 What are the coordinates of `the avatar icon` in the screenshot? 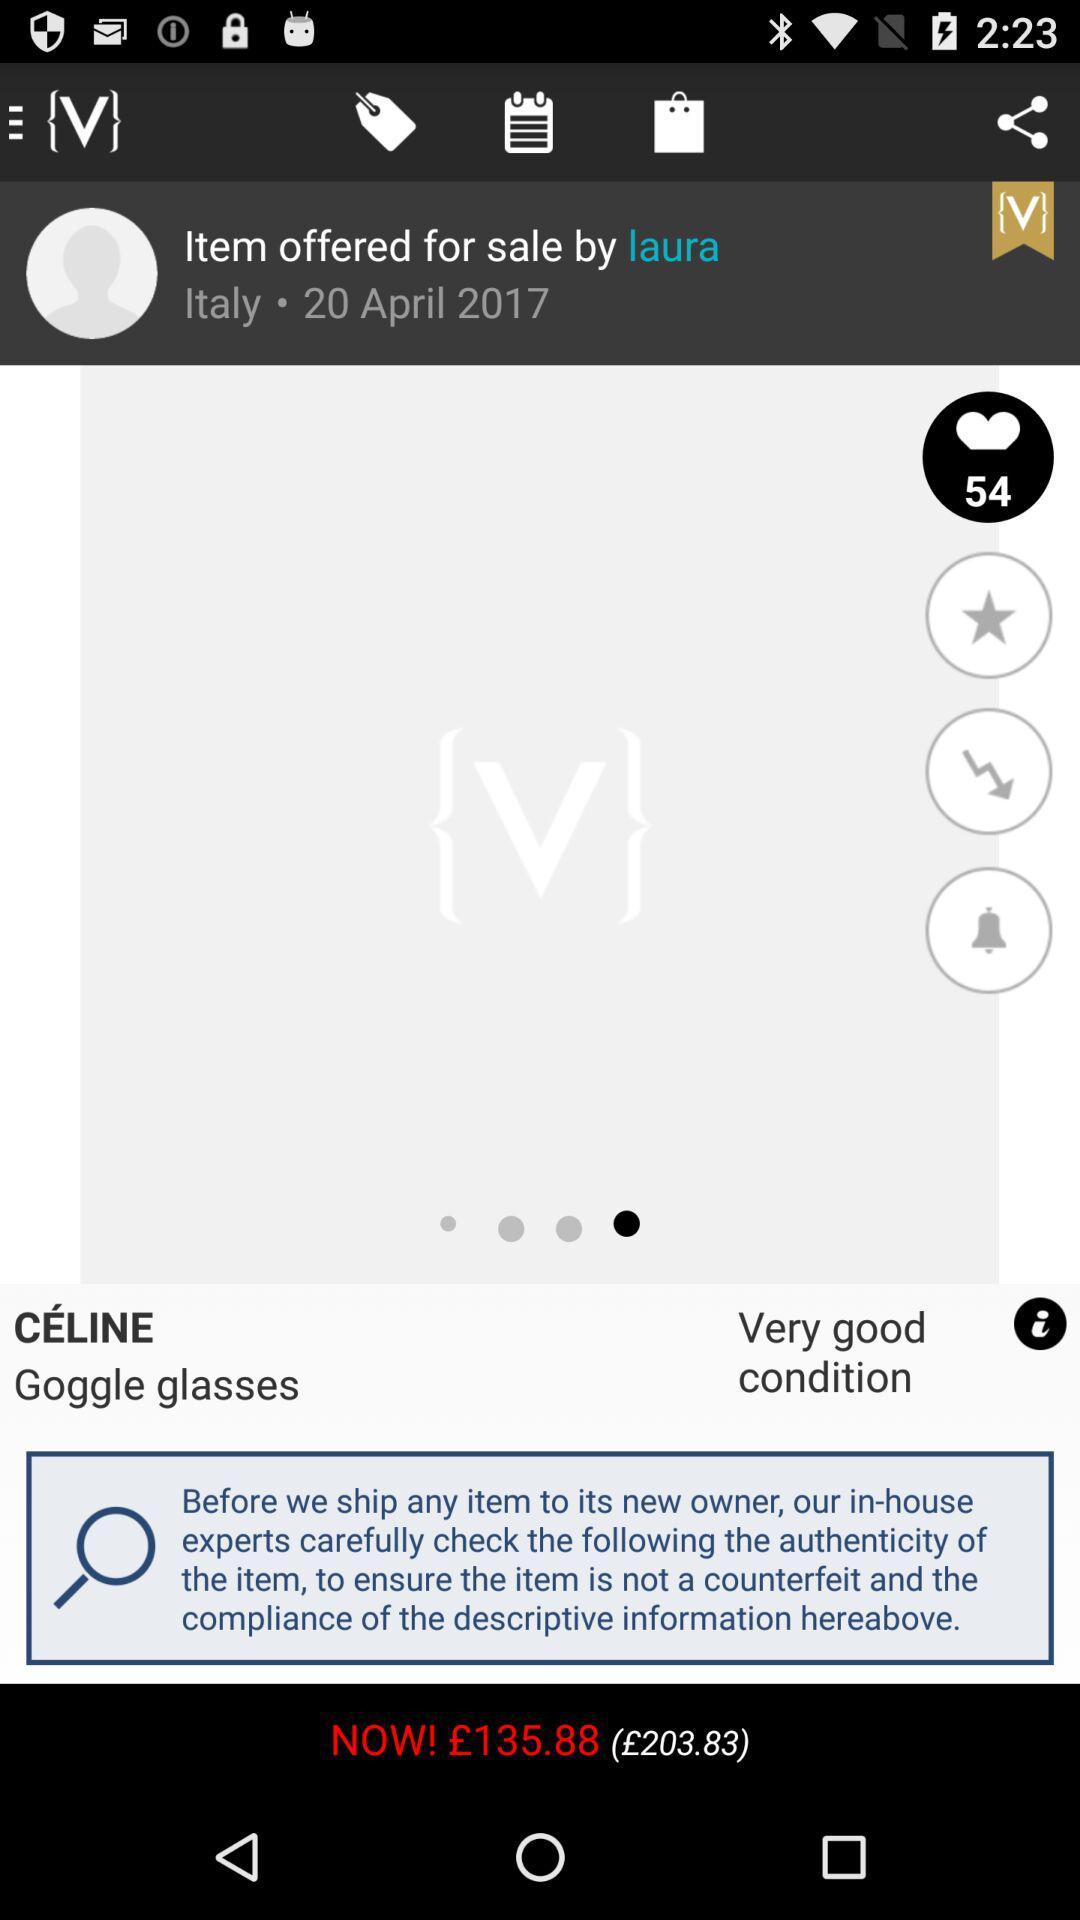 It's located at (91, 291).